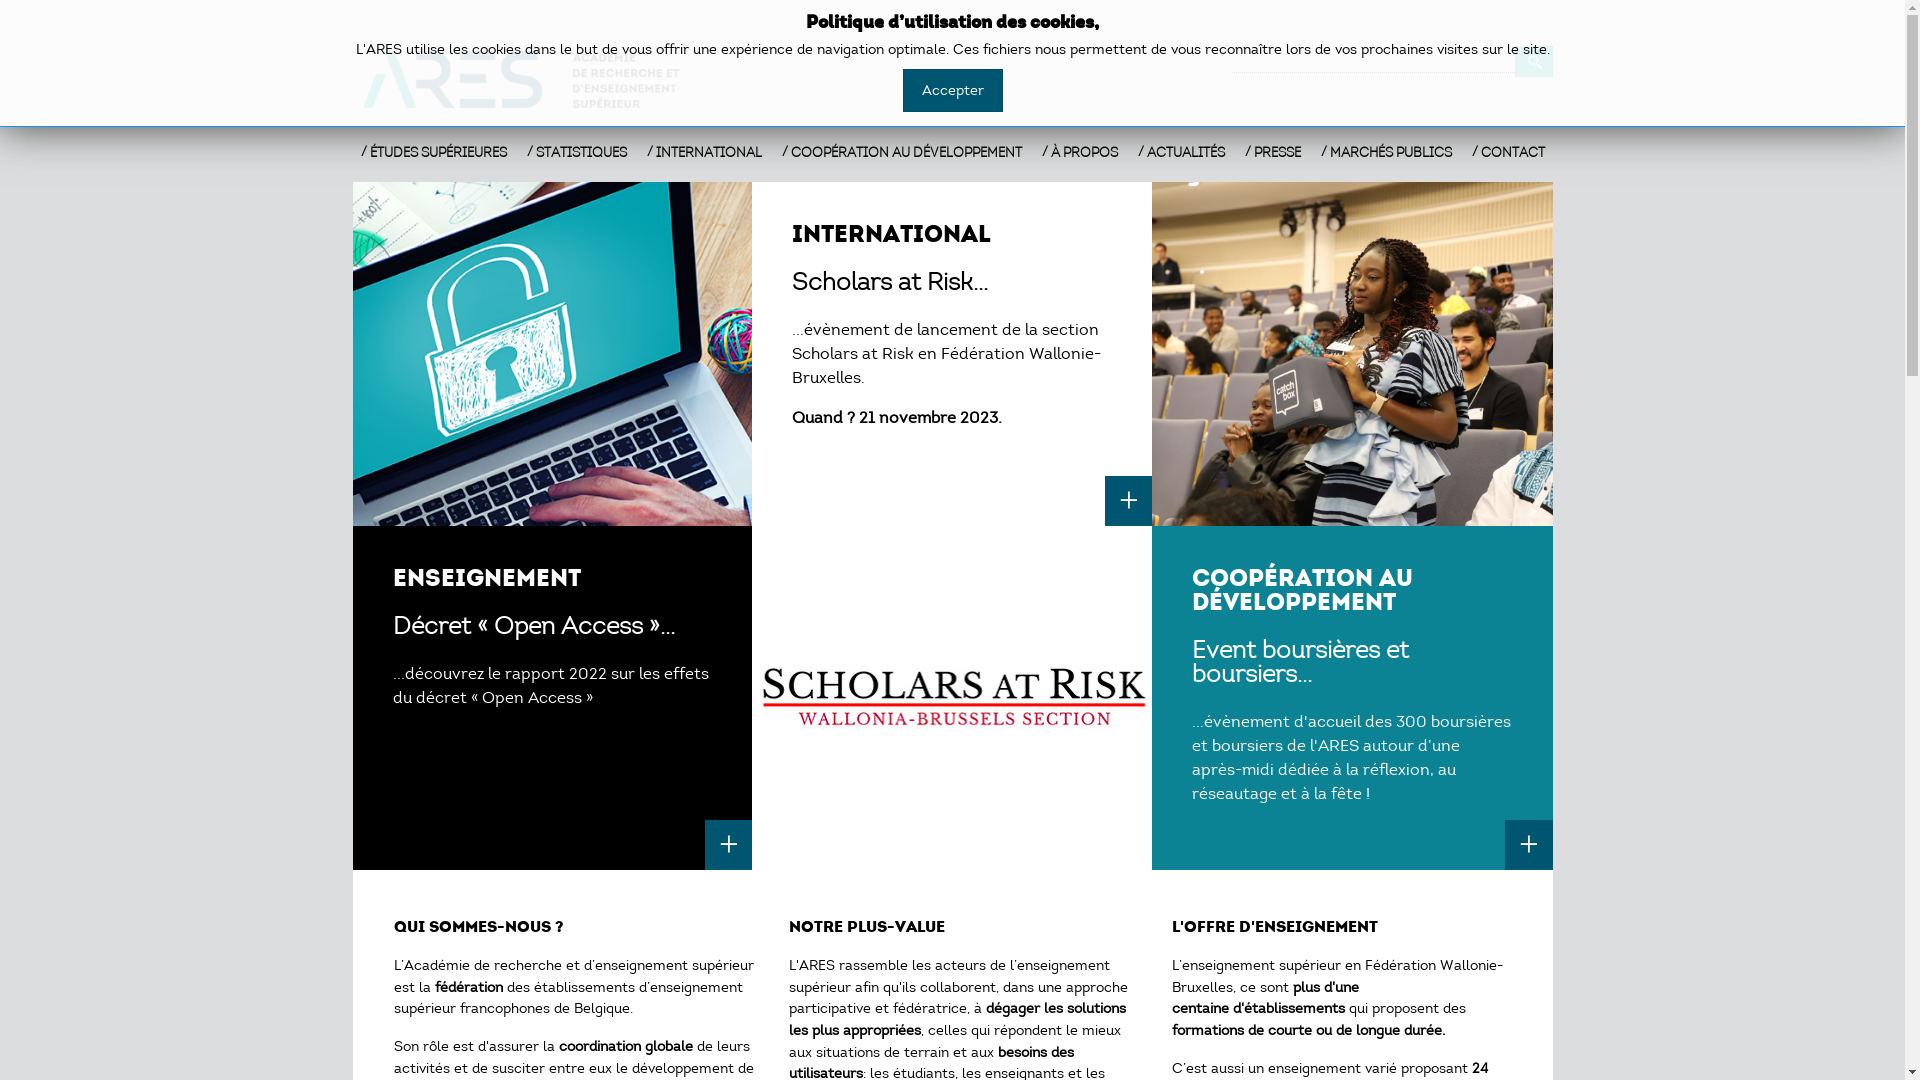 The height and width of the screenshot is (1080, 1920). Describe the element at coordinates (532, 78) in the screenshot. I see `'Ares-ac.be'` at that location.